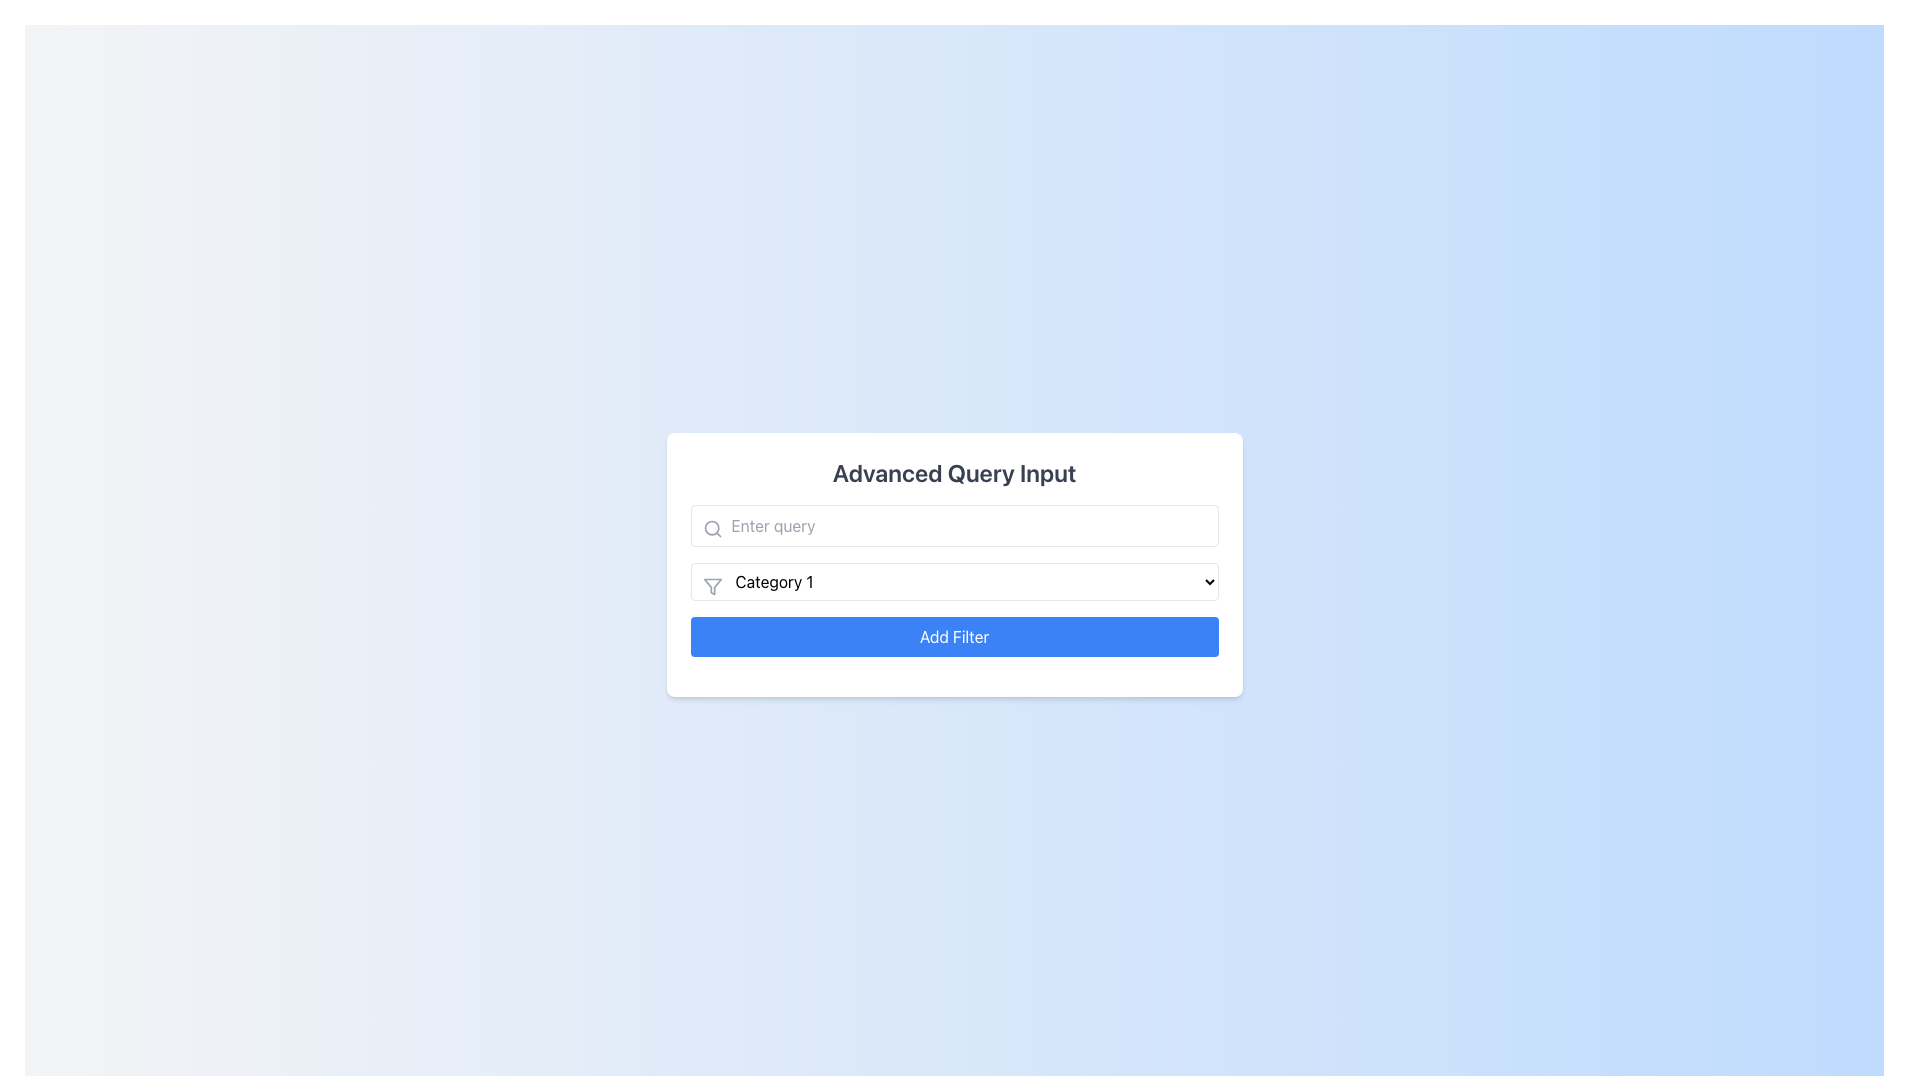  I want to click on the circular part of the magnifying glass icon located to the left inside the text input field labeled 'Enter query', so click(711, 527).